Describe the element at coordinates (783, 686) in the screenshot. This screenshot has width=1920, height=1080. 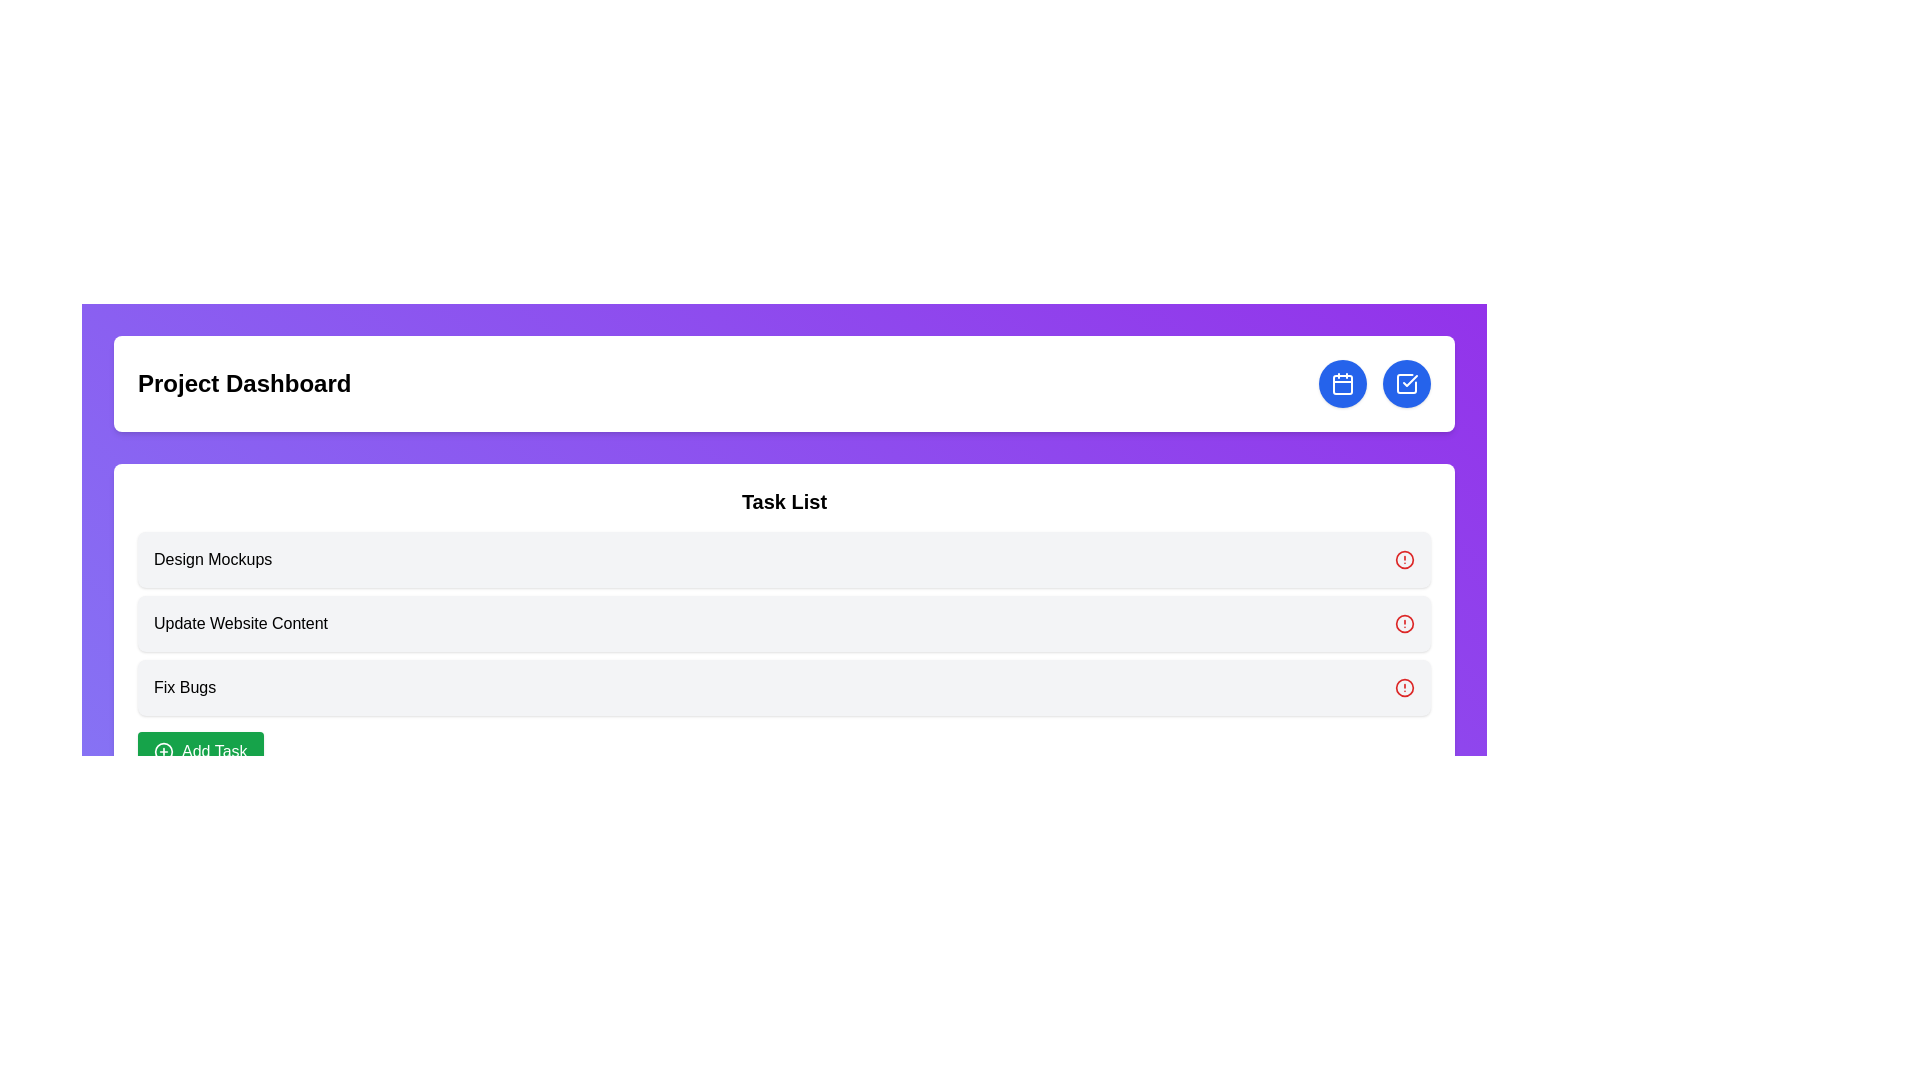
I see `the 'Fix Bugs' task list item located in the 'Task List' section, which is the third item in the list` at that location.